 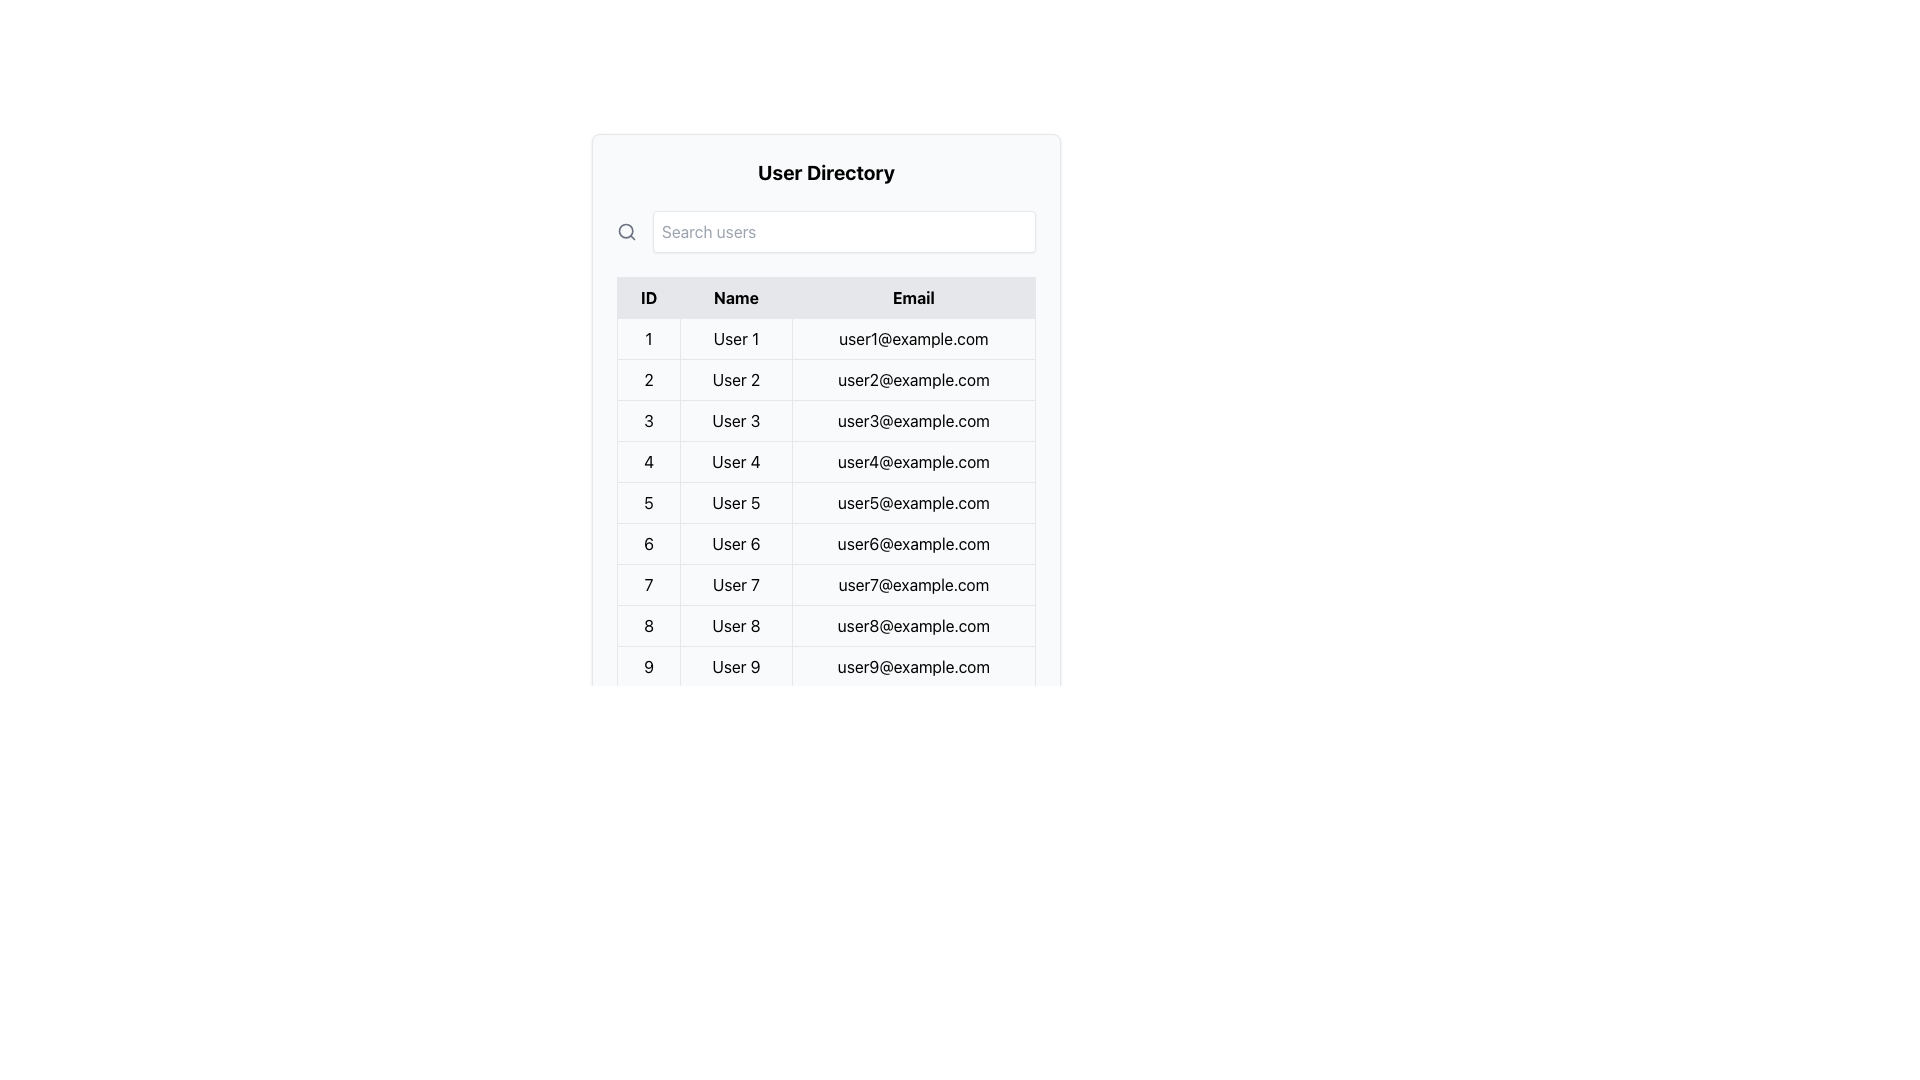 What do you see at coordinates (826, 543) in the screenshot?
I see `the email address of the sixth user in the directory table, which contains the details of ID, name, and email` at bounding box center [826, 543].